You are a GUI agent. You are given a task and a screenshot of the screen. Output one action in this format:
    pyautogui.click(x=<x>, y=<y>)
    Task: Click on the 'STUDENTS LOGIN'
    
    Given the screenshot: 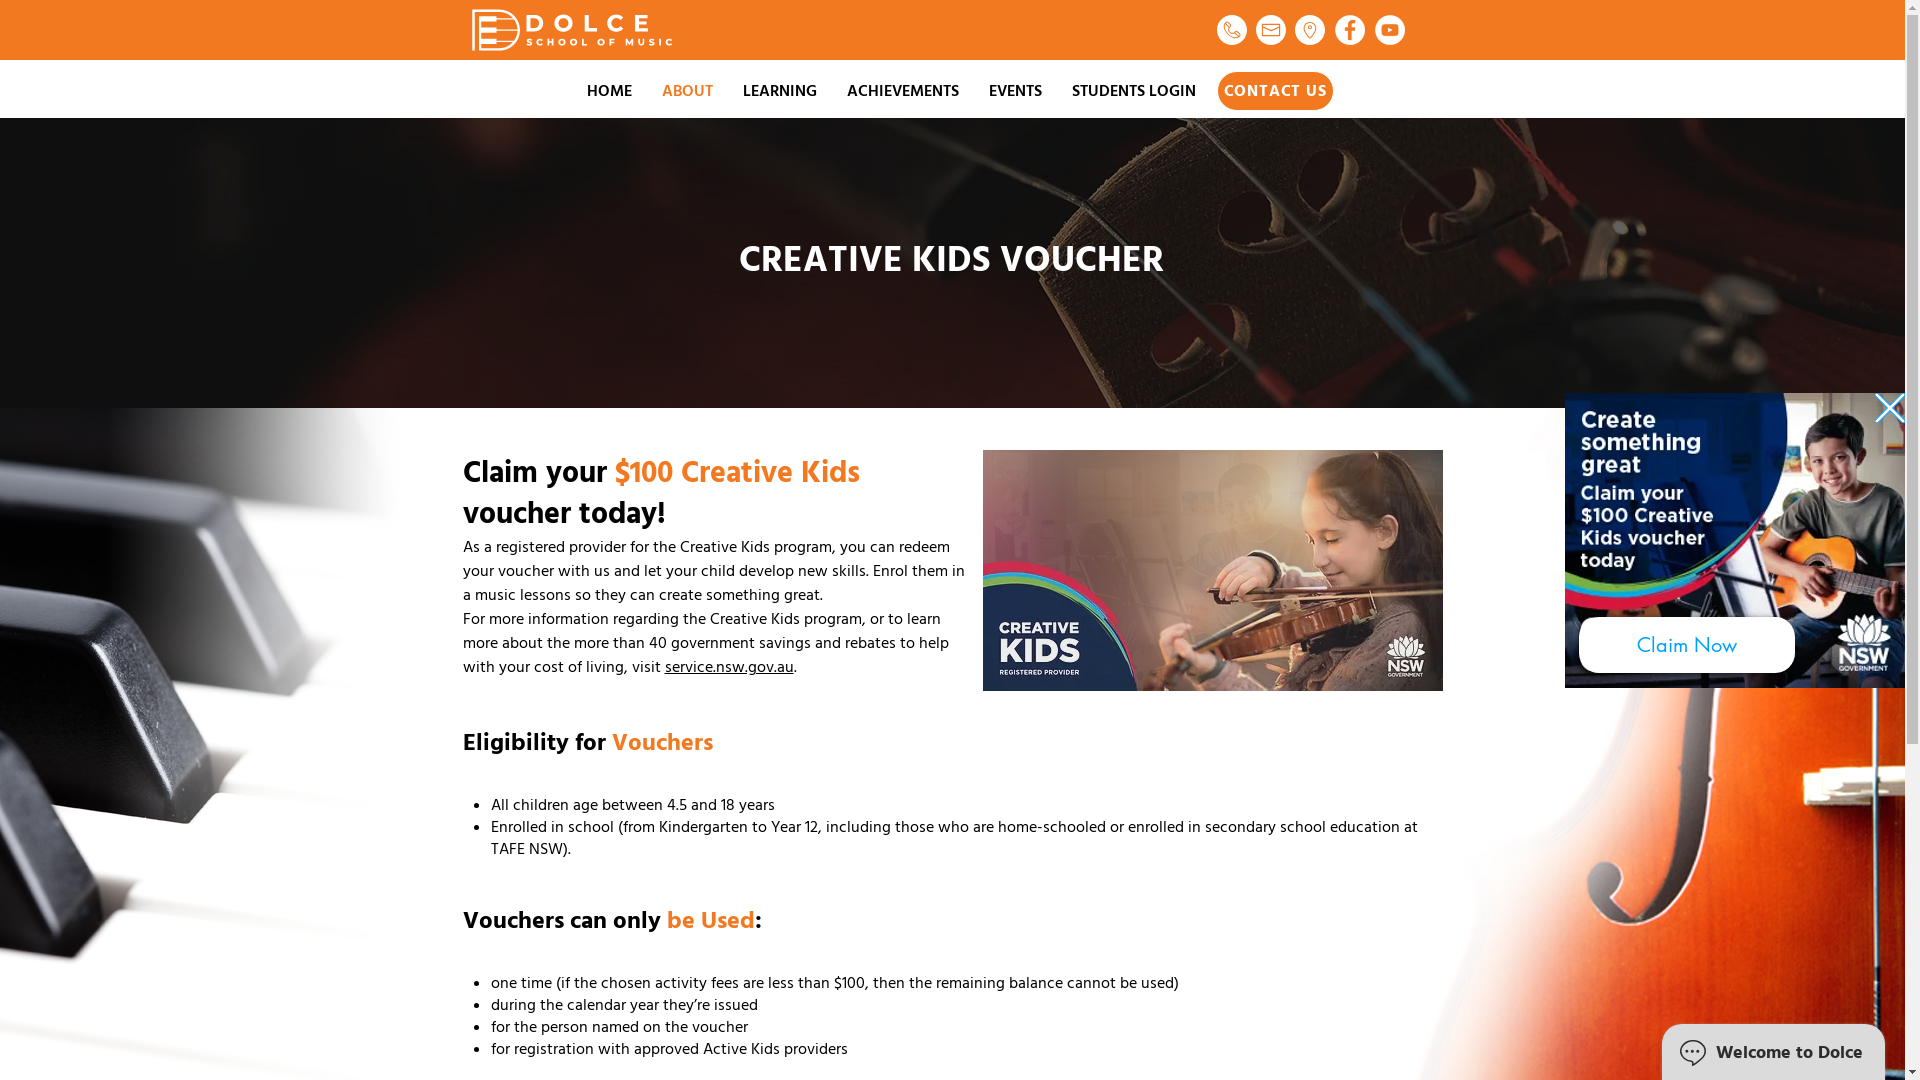 What is the action you would take?
    pyautogui.click(x=1132, y=91)
    